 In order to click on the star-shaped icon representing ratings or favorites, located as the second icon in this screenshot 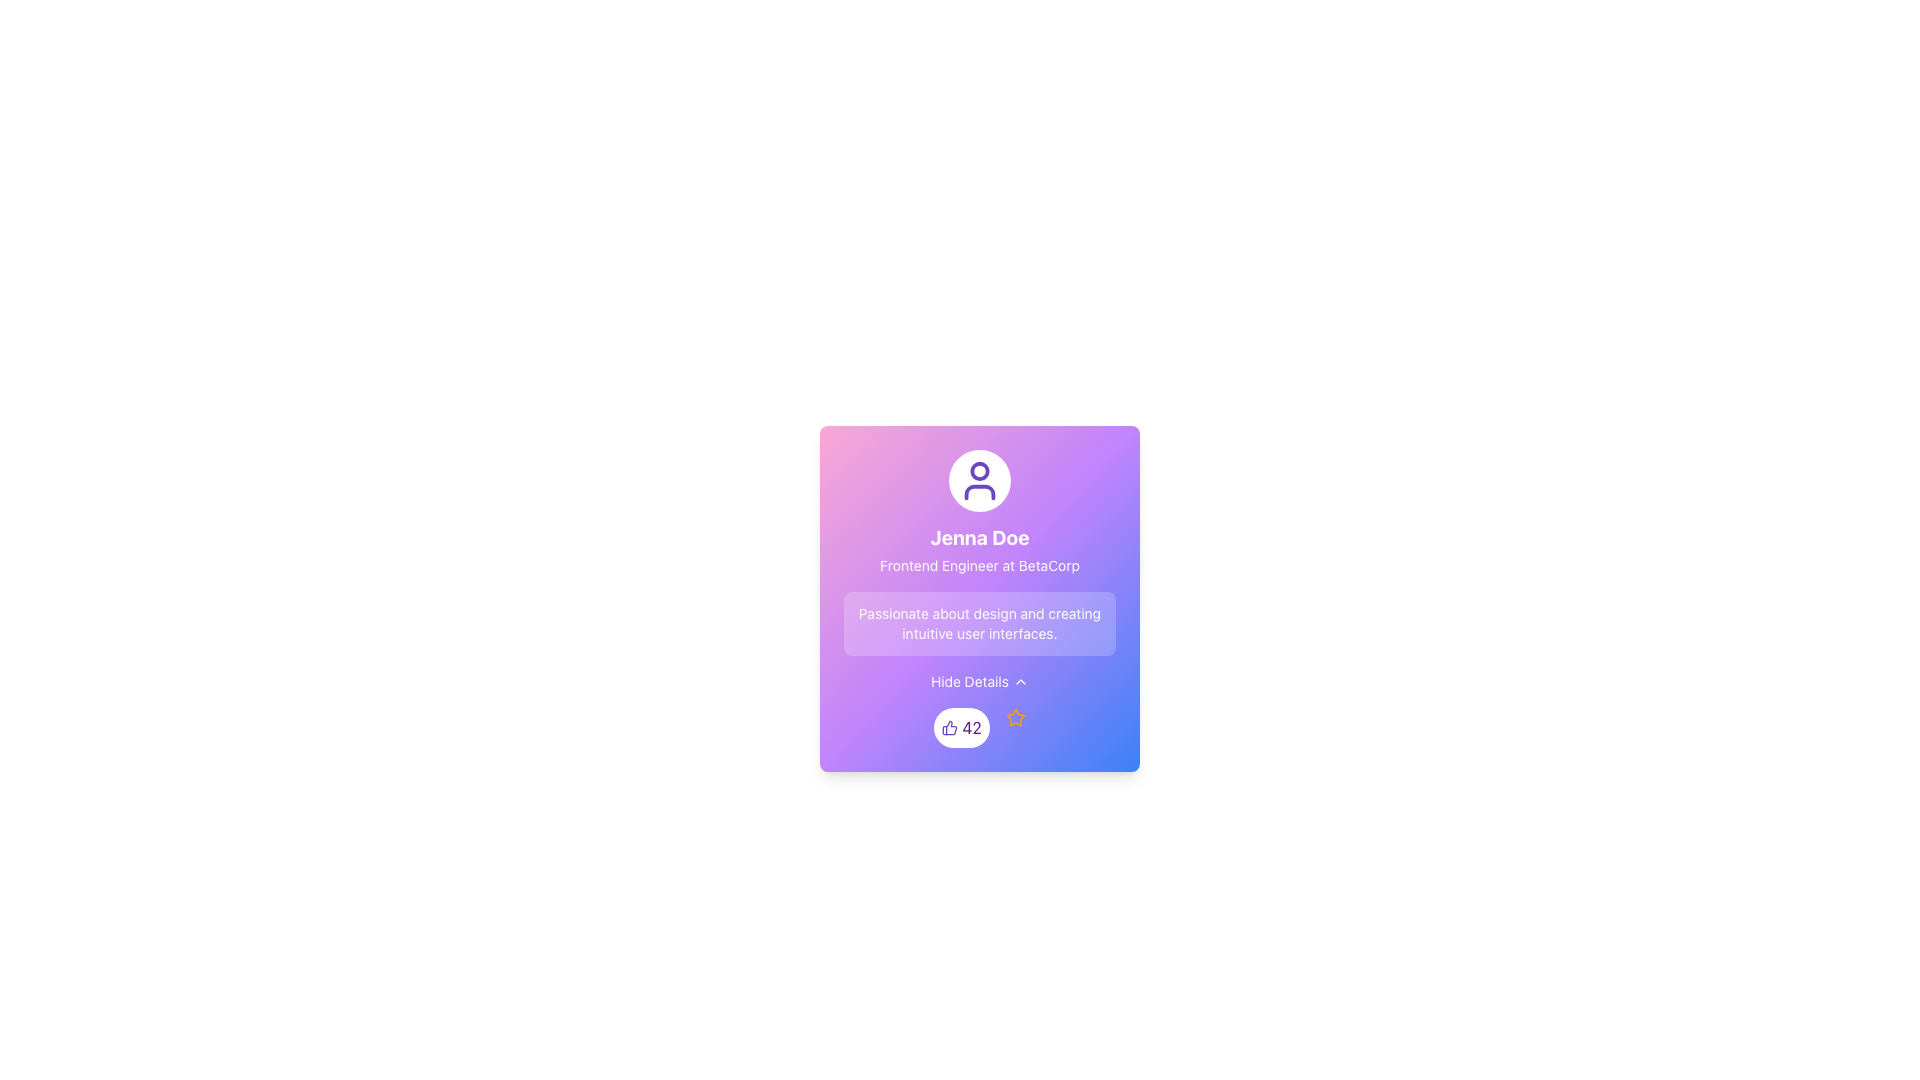, I will do `click(1015, 716)`.